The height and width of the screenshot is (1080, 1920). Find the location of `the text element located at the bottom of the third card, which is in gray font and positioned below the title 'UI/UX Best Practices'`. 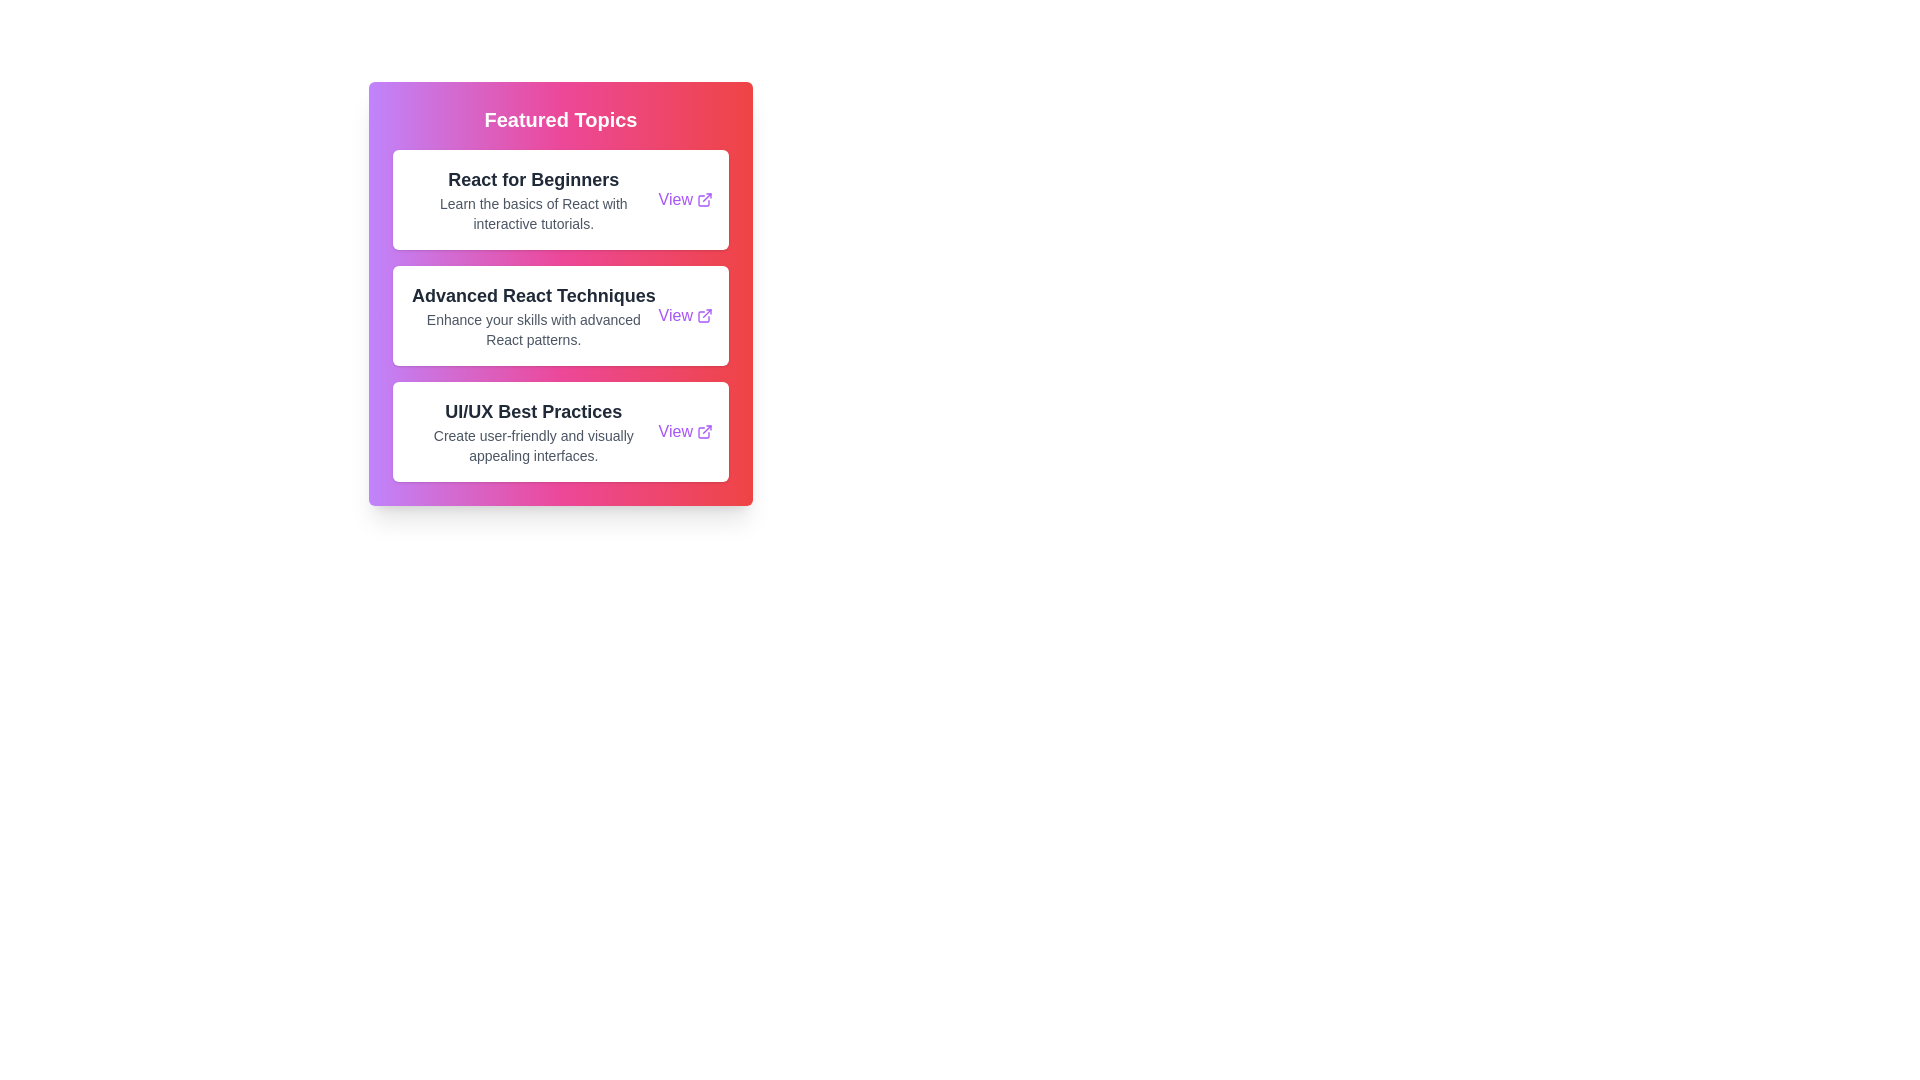

the text element located at the bottom of the third card, which is in gray font and positioned below the title 'UI/UX Best Practices' is located at coordinates (533, 445).